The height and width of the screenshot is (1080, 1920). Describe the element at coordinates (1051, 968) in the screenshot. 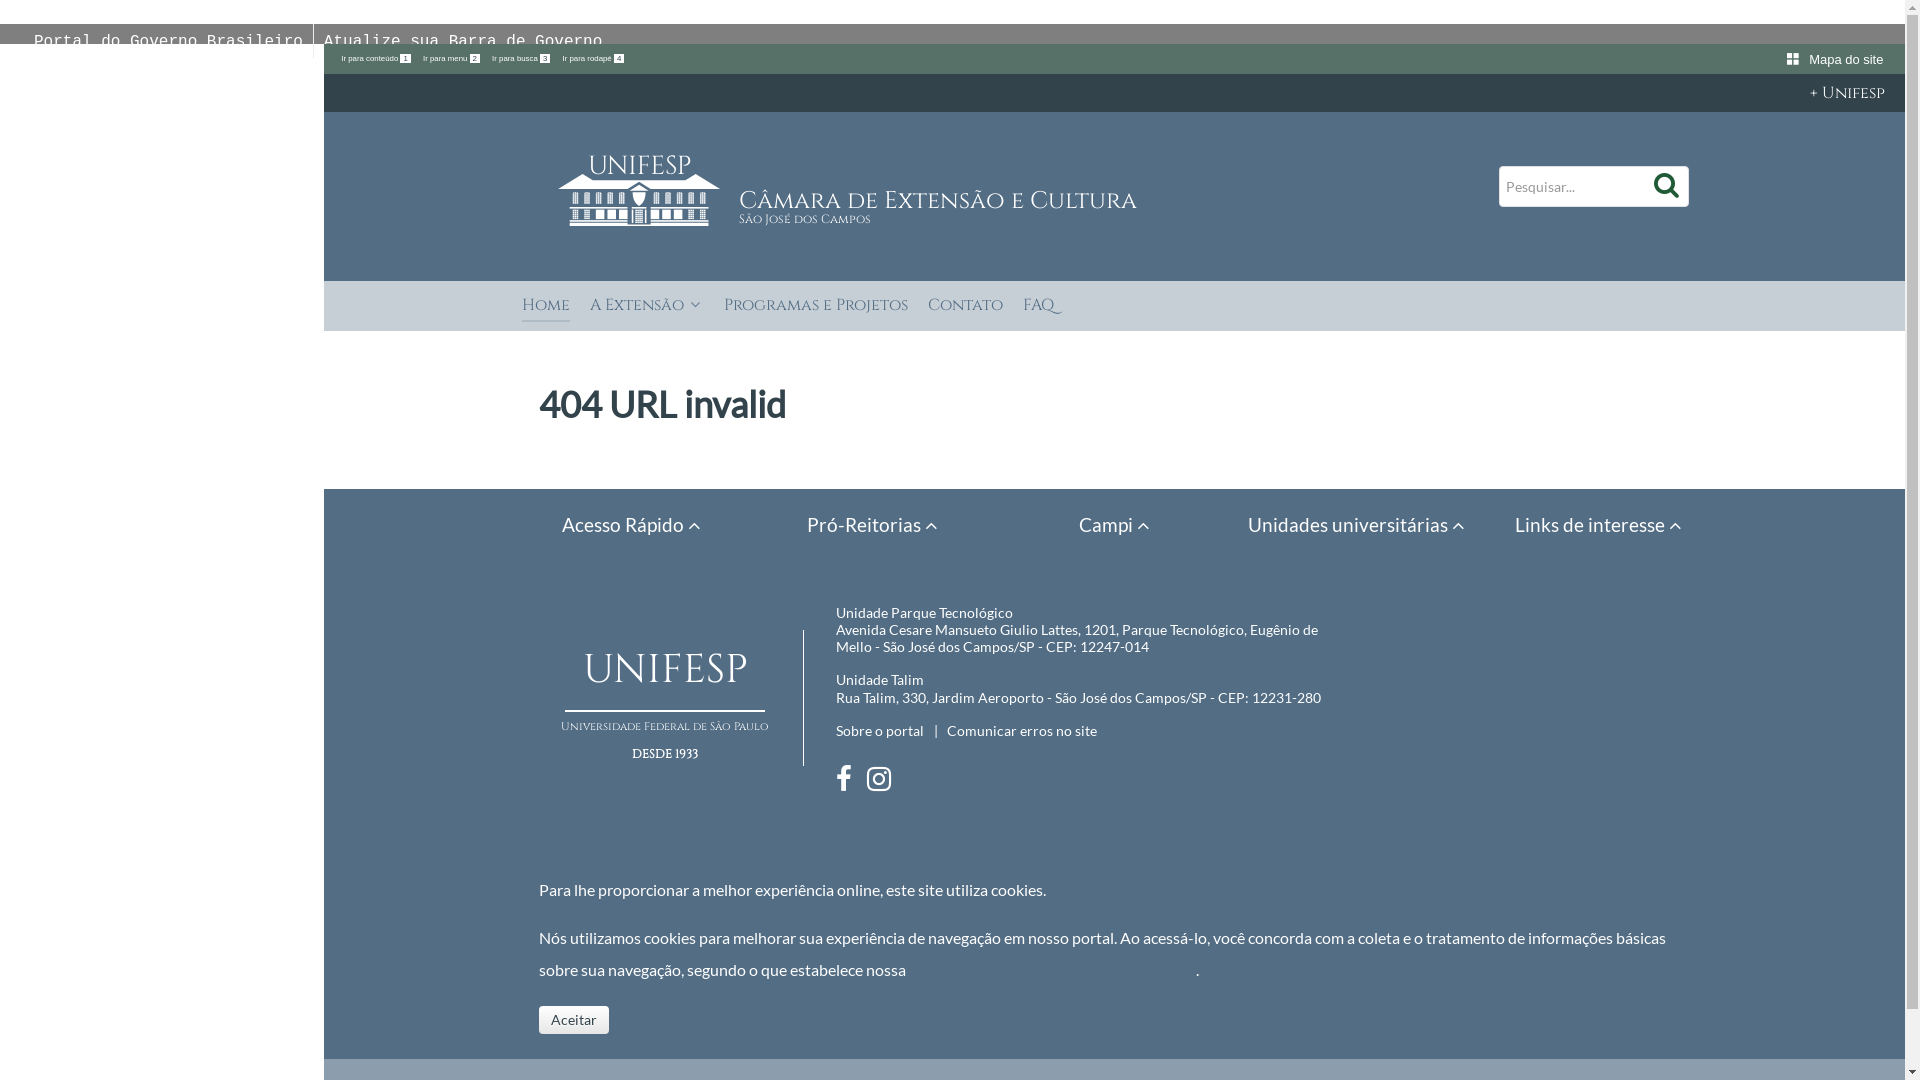

I see `'Politica de Privacidade de Dados Pessoais'` at that location.